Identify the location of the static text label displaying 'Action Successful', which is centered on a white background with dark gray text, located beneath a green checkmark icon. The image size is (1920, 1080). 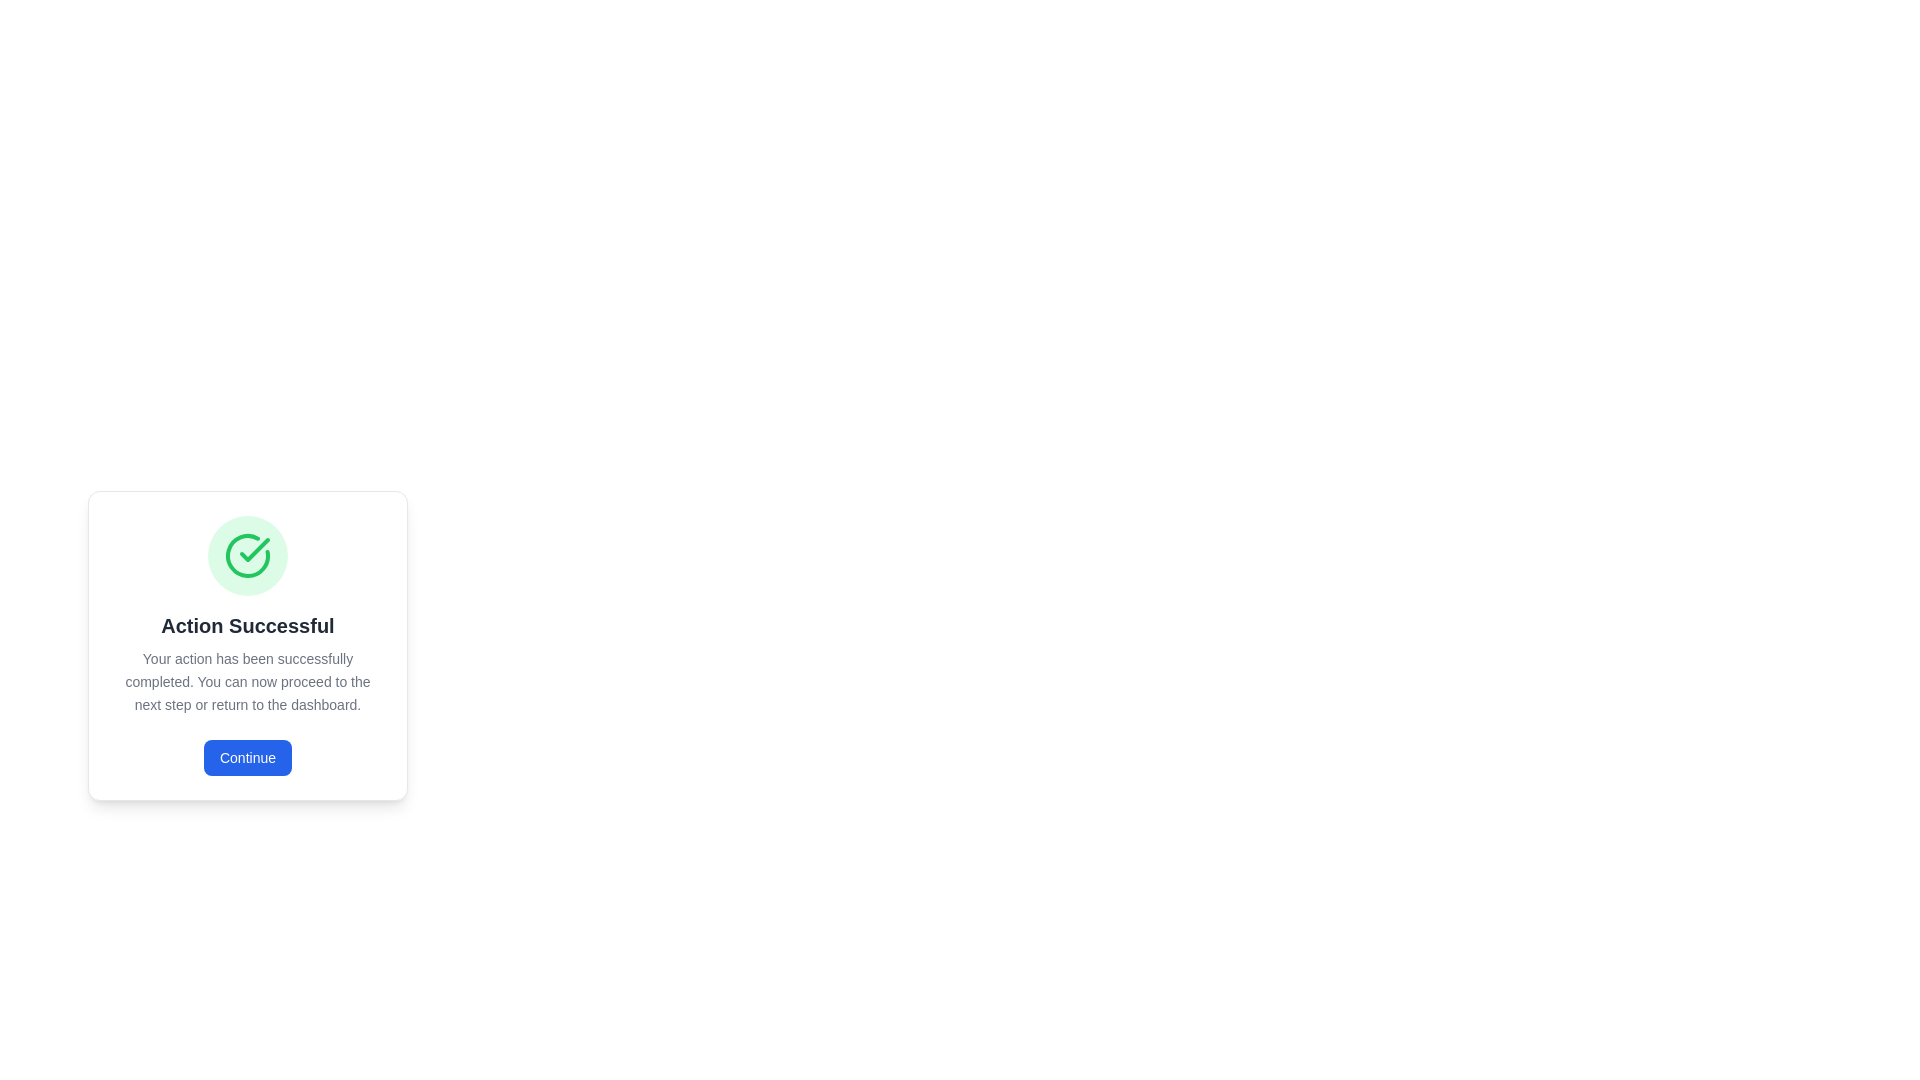
(247, 624).